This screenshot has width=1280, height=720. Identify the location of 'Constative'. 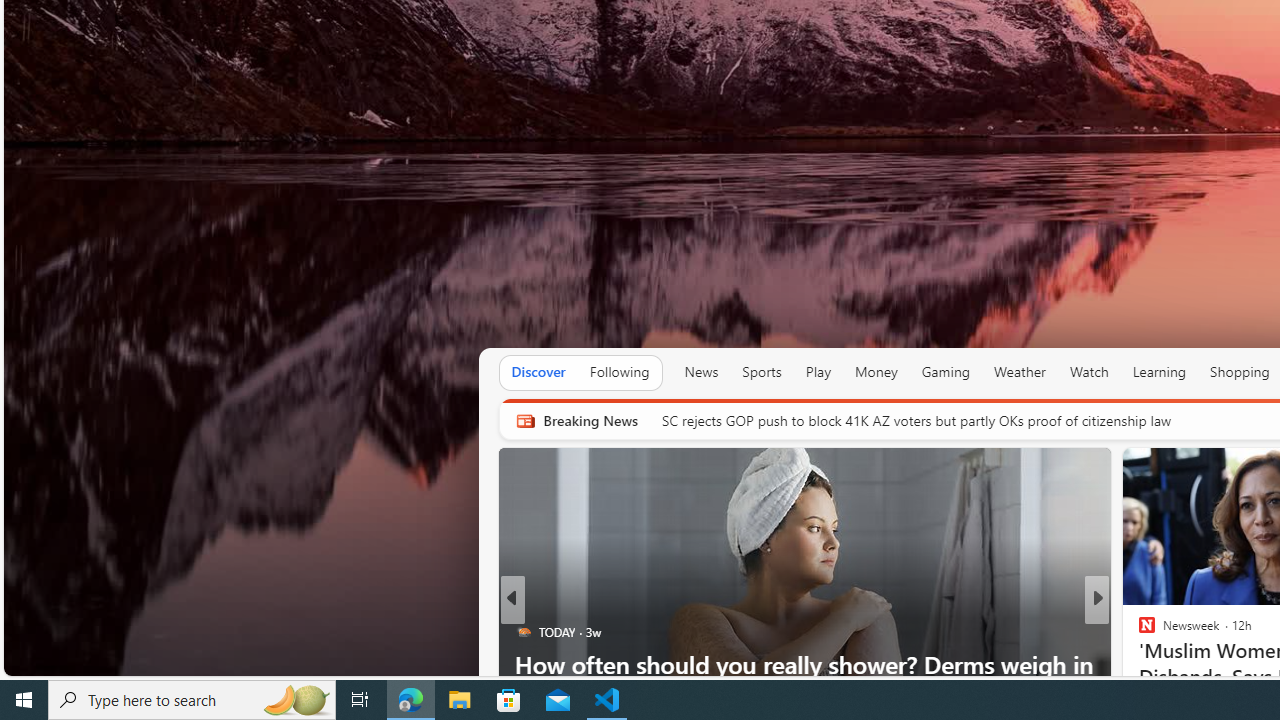
(1138, 632).